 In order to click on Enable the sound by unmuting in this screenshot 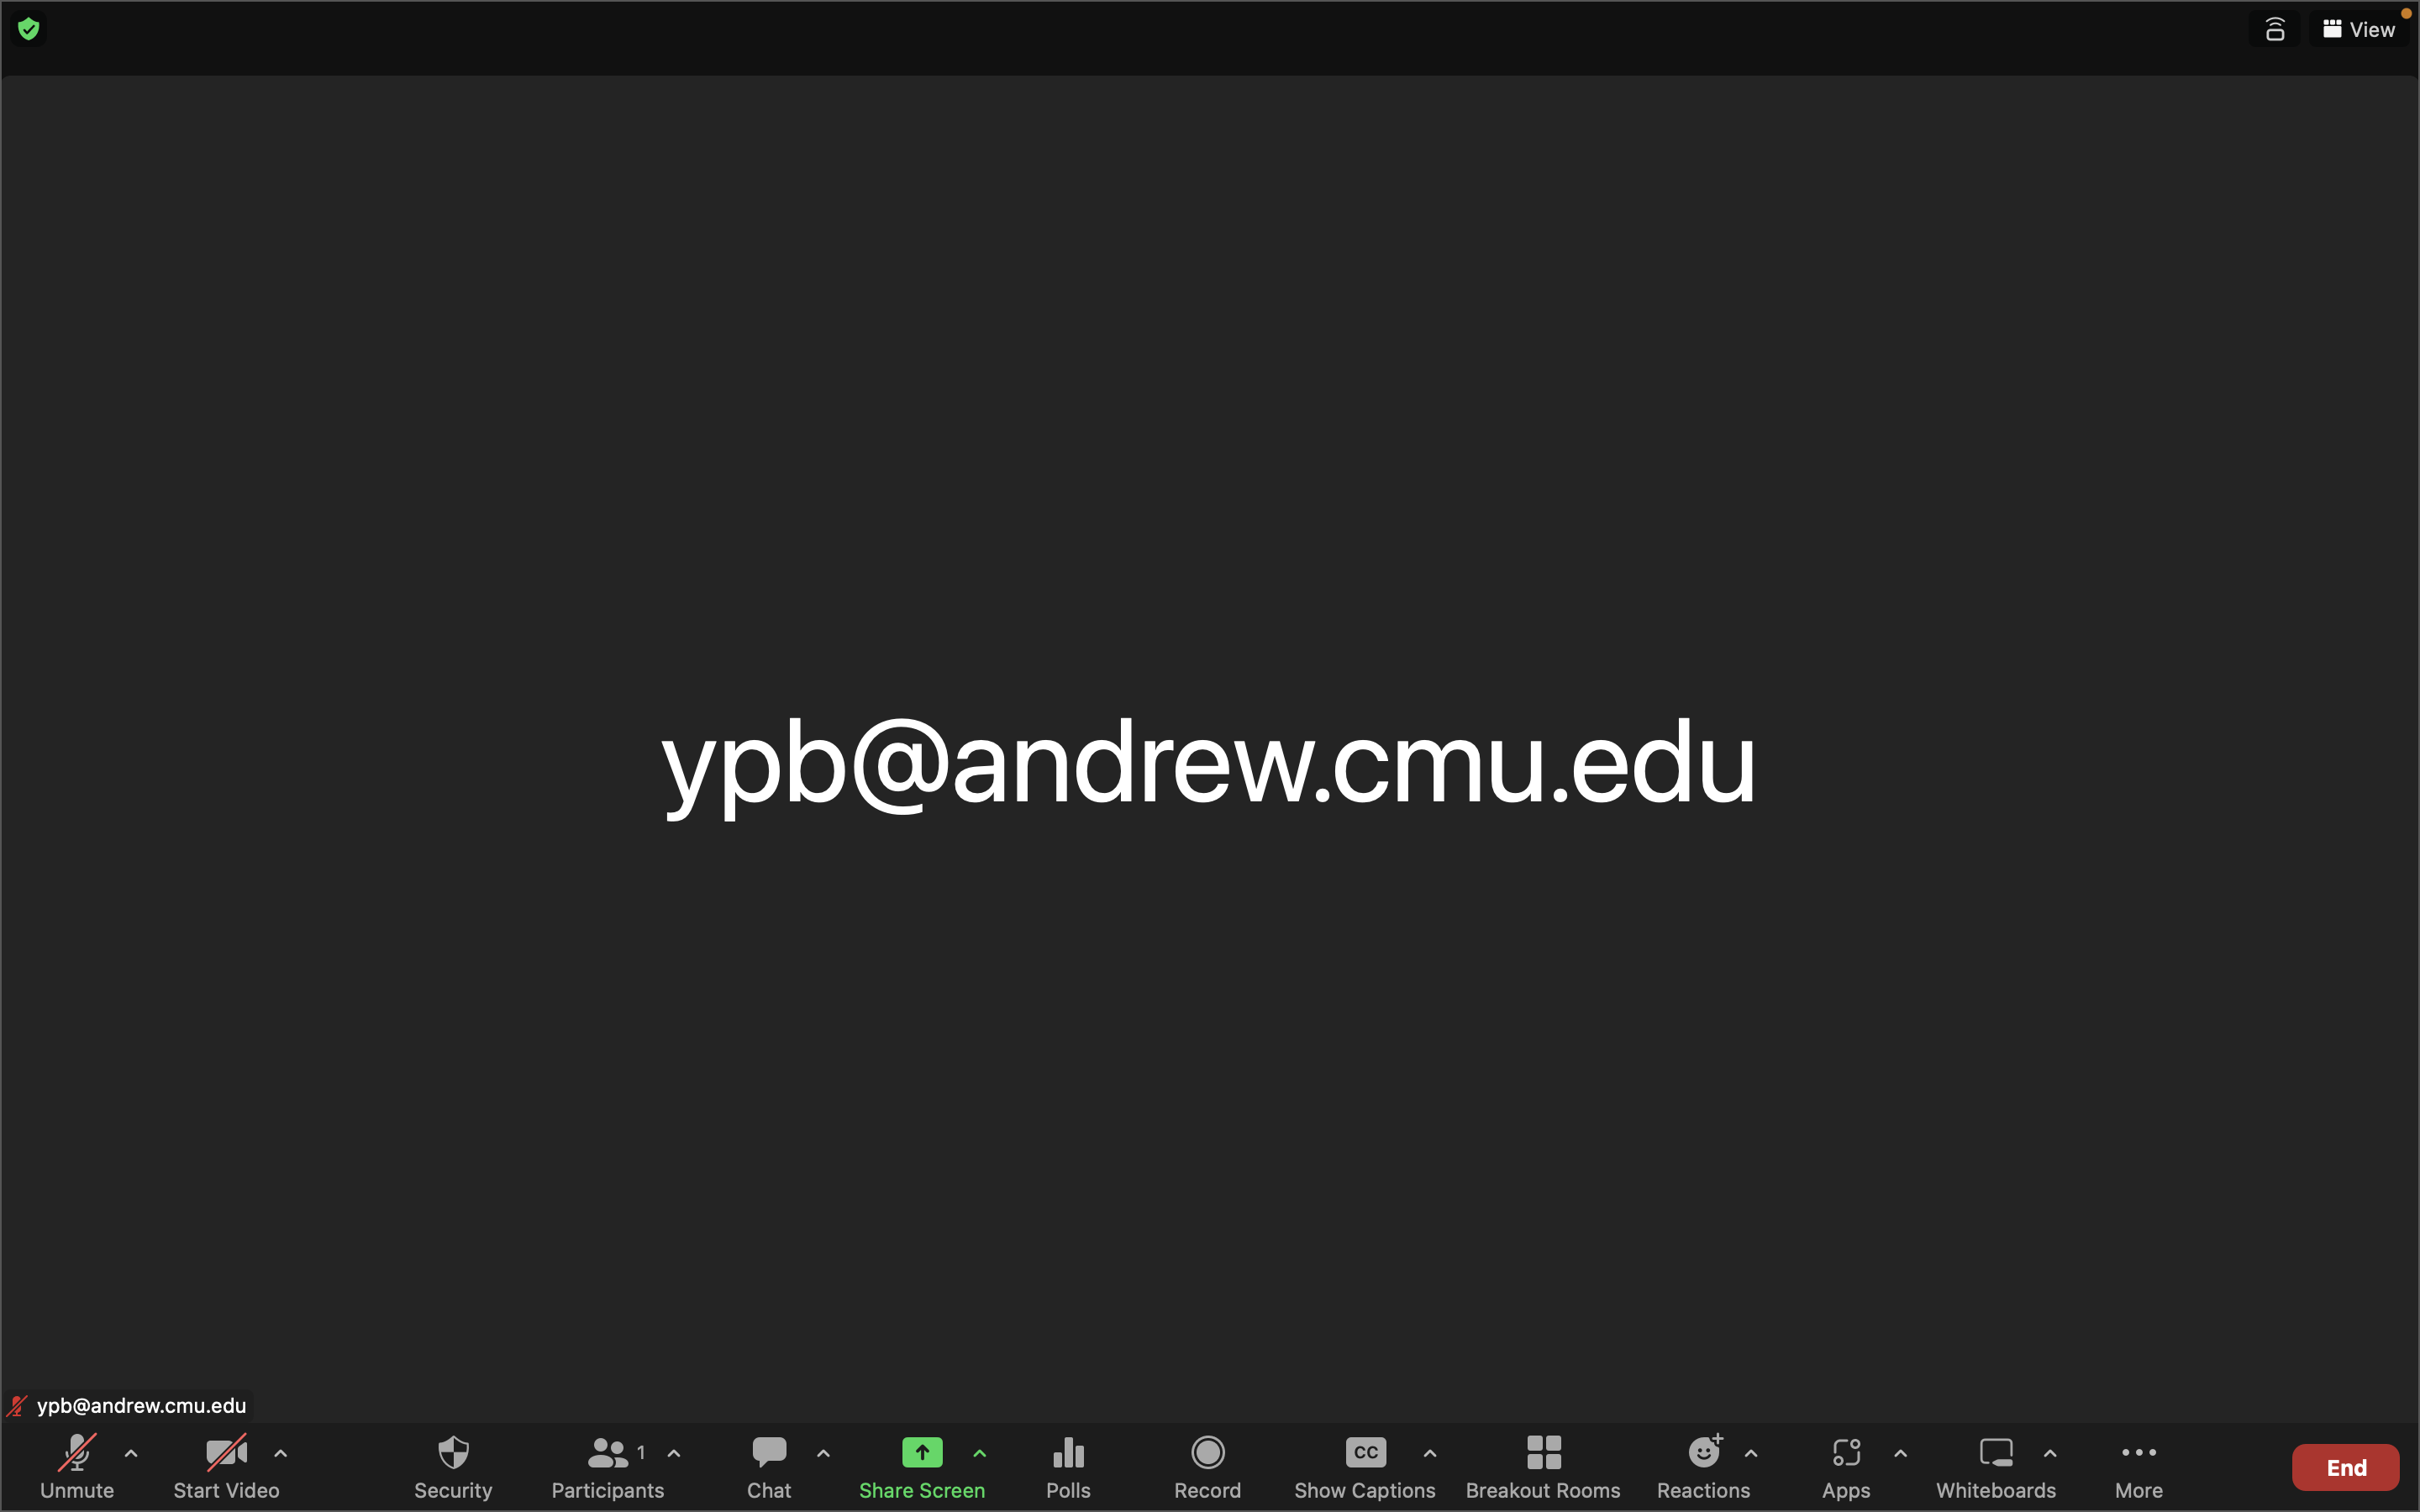, I will do `click(80, 1465)`.